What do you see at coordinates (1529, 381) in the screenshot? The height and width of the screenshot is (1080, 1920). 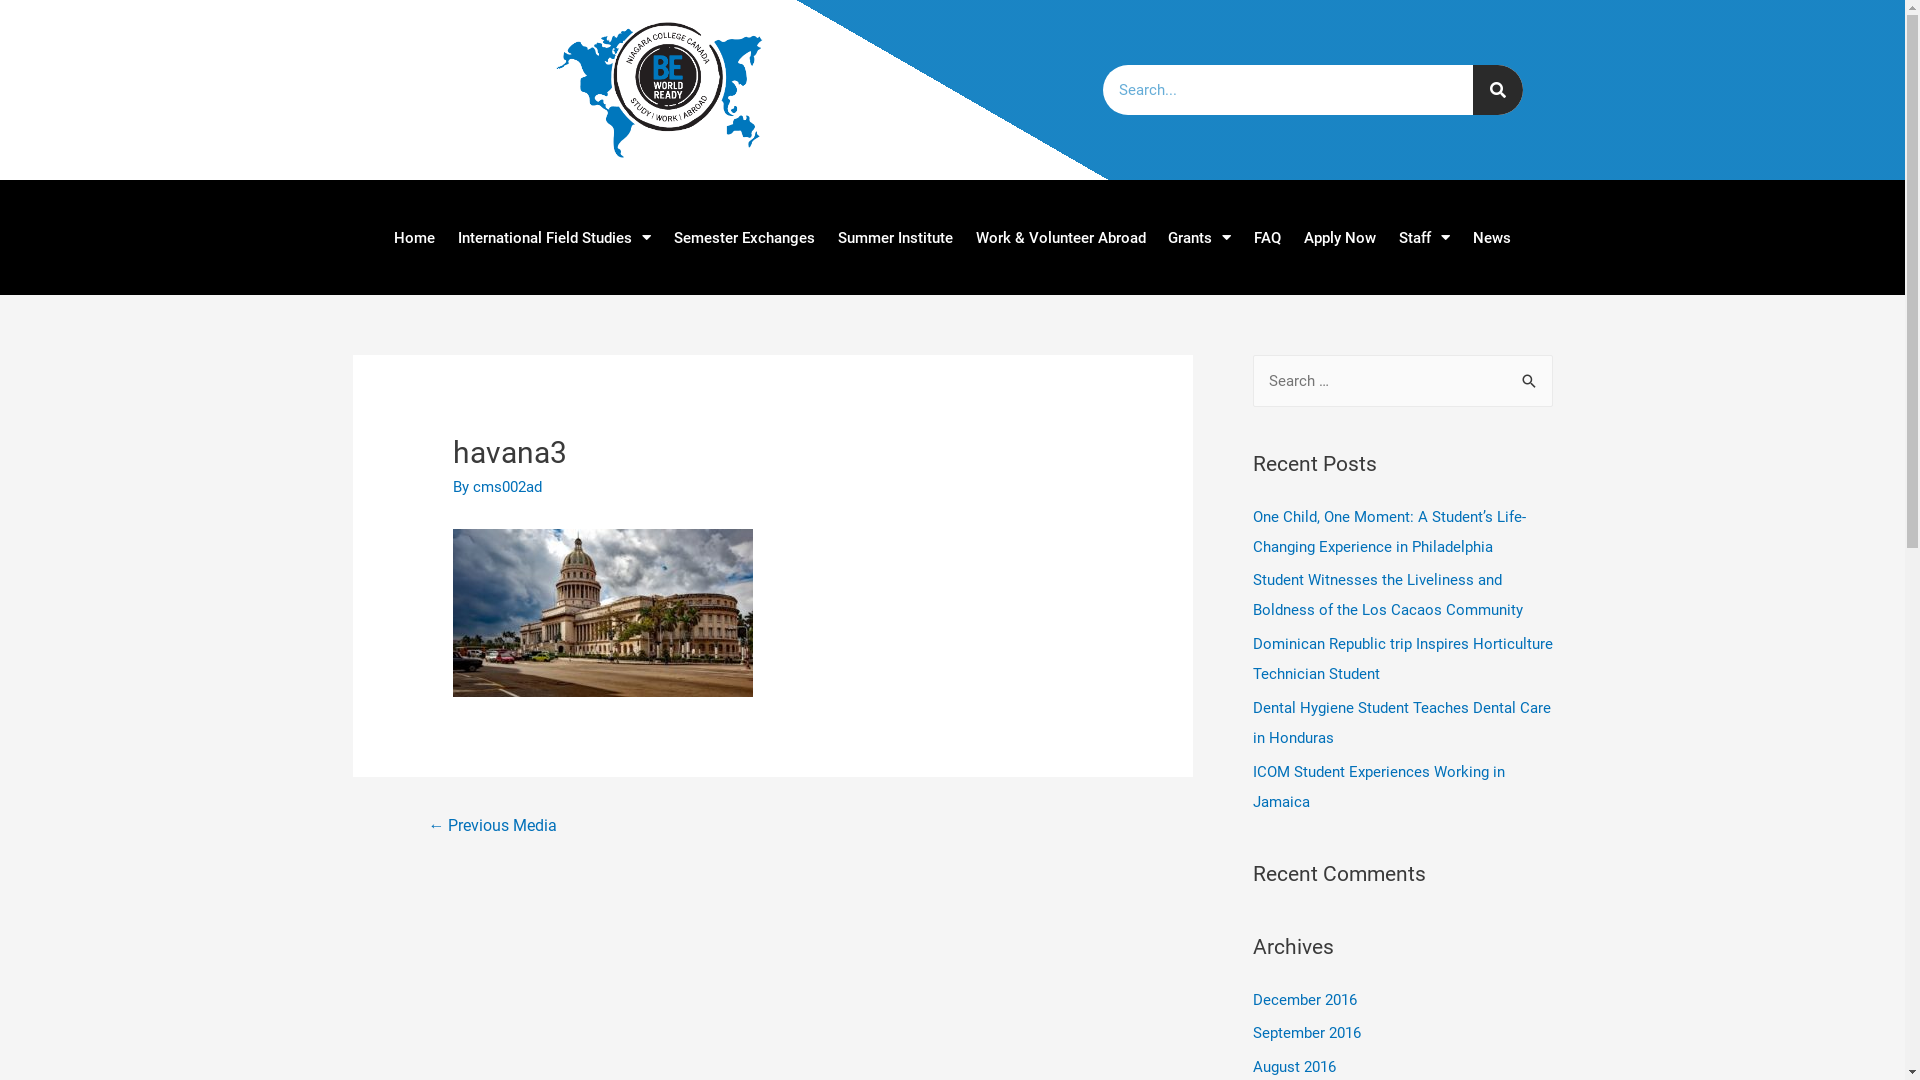 I see `'Search'` at bounding box center [1529, 381].